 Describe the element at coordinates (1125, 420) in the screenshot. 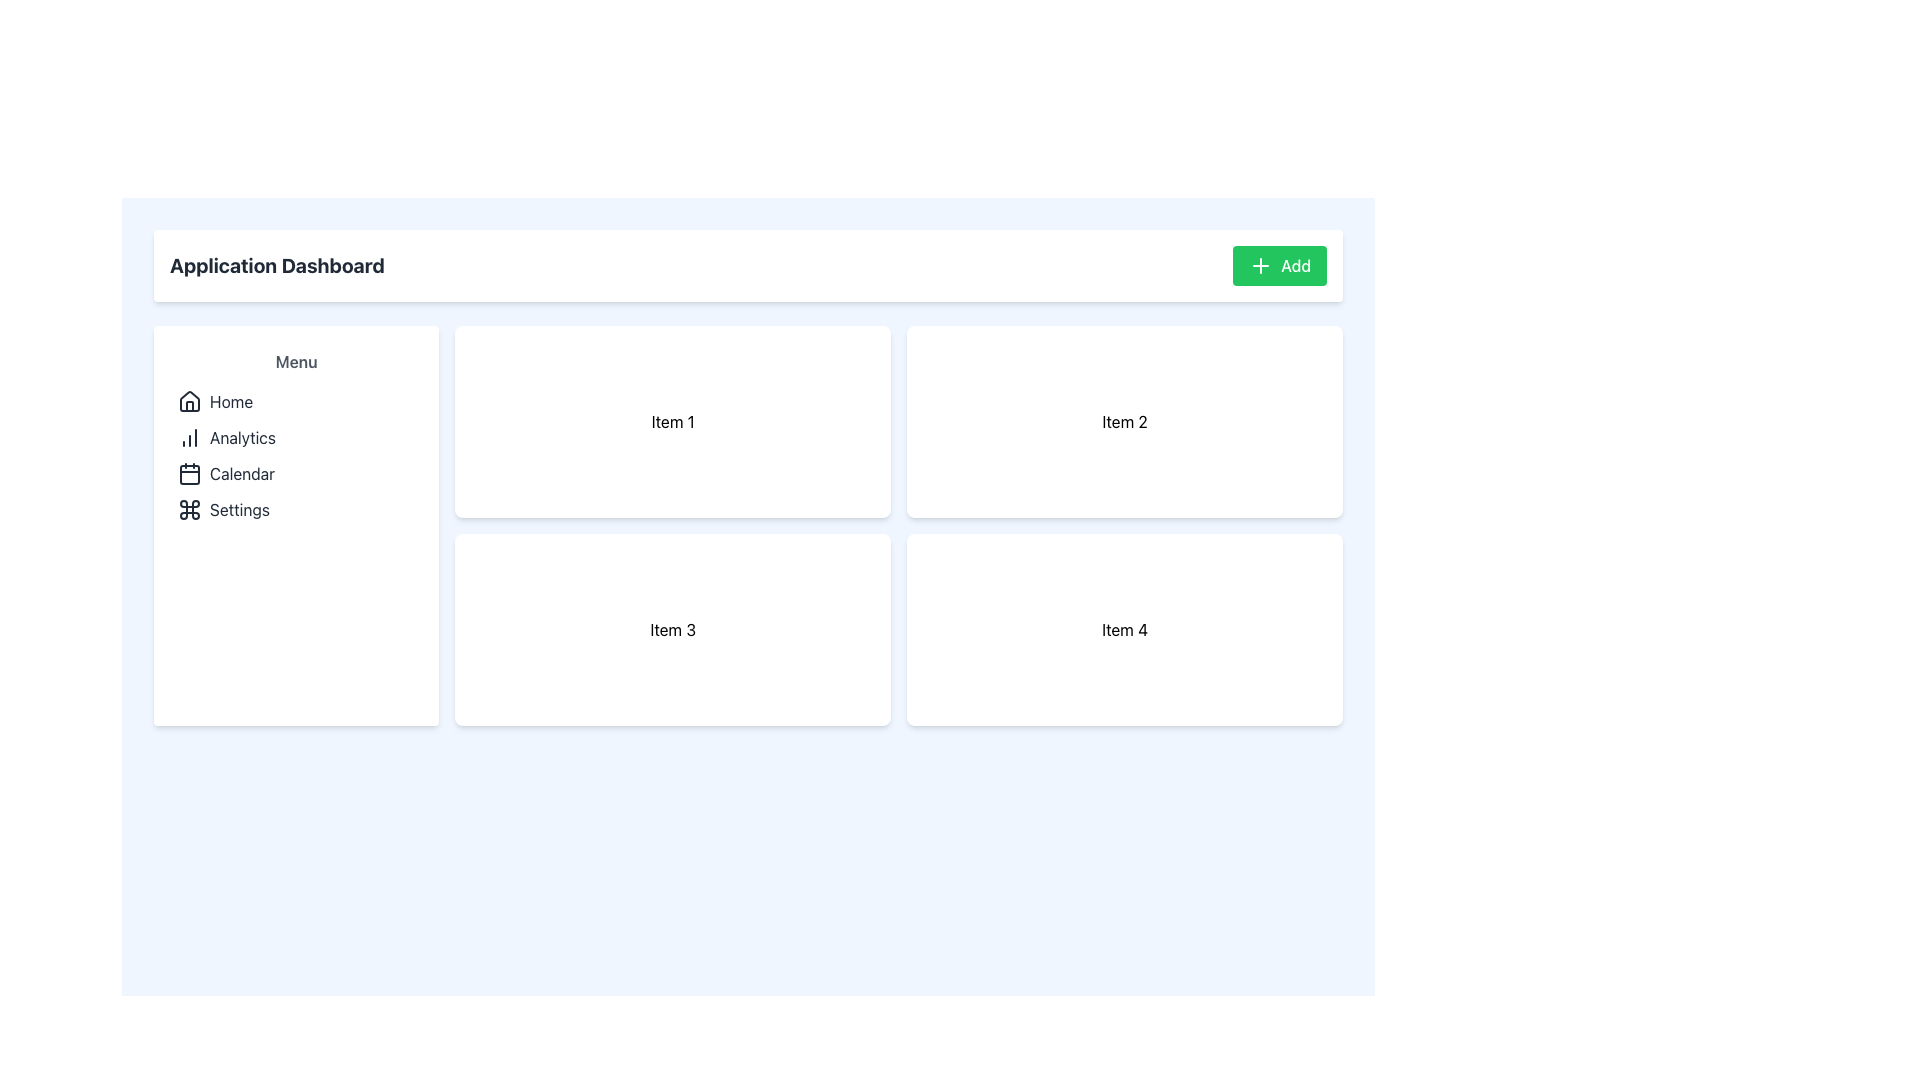

I see `the static content card displaying the text 'Item 2' located in the top-right position of a 2x2 grid layout` at that location.